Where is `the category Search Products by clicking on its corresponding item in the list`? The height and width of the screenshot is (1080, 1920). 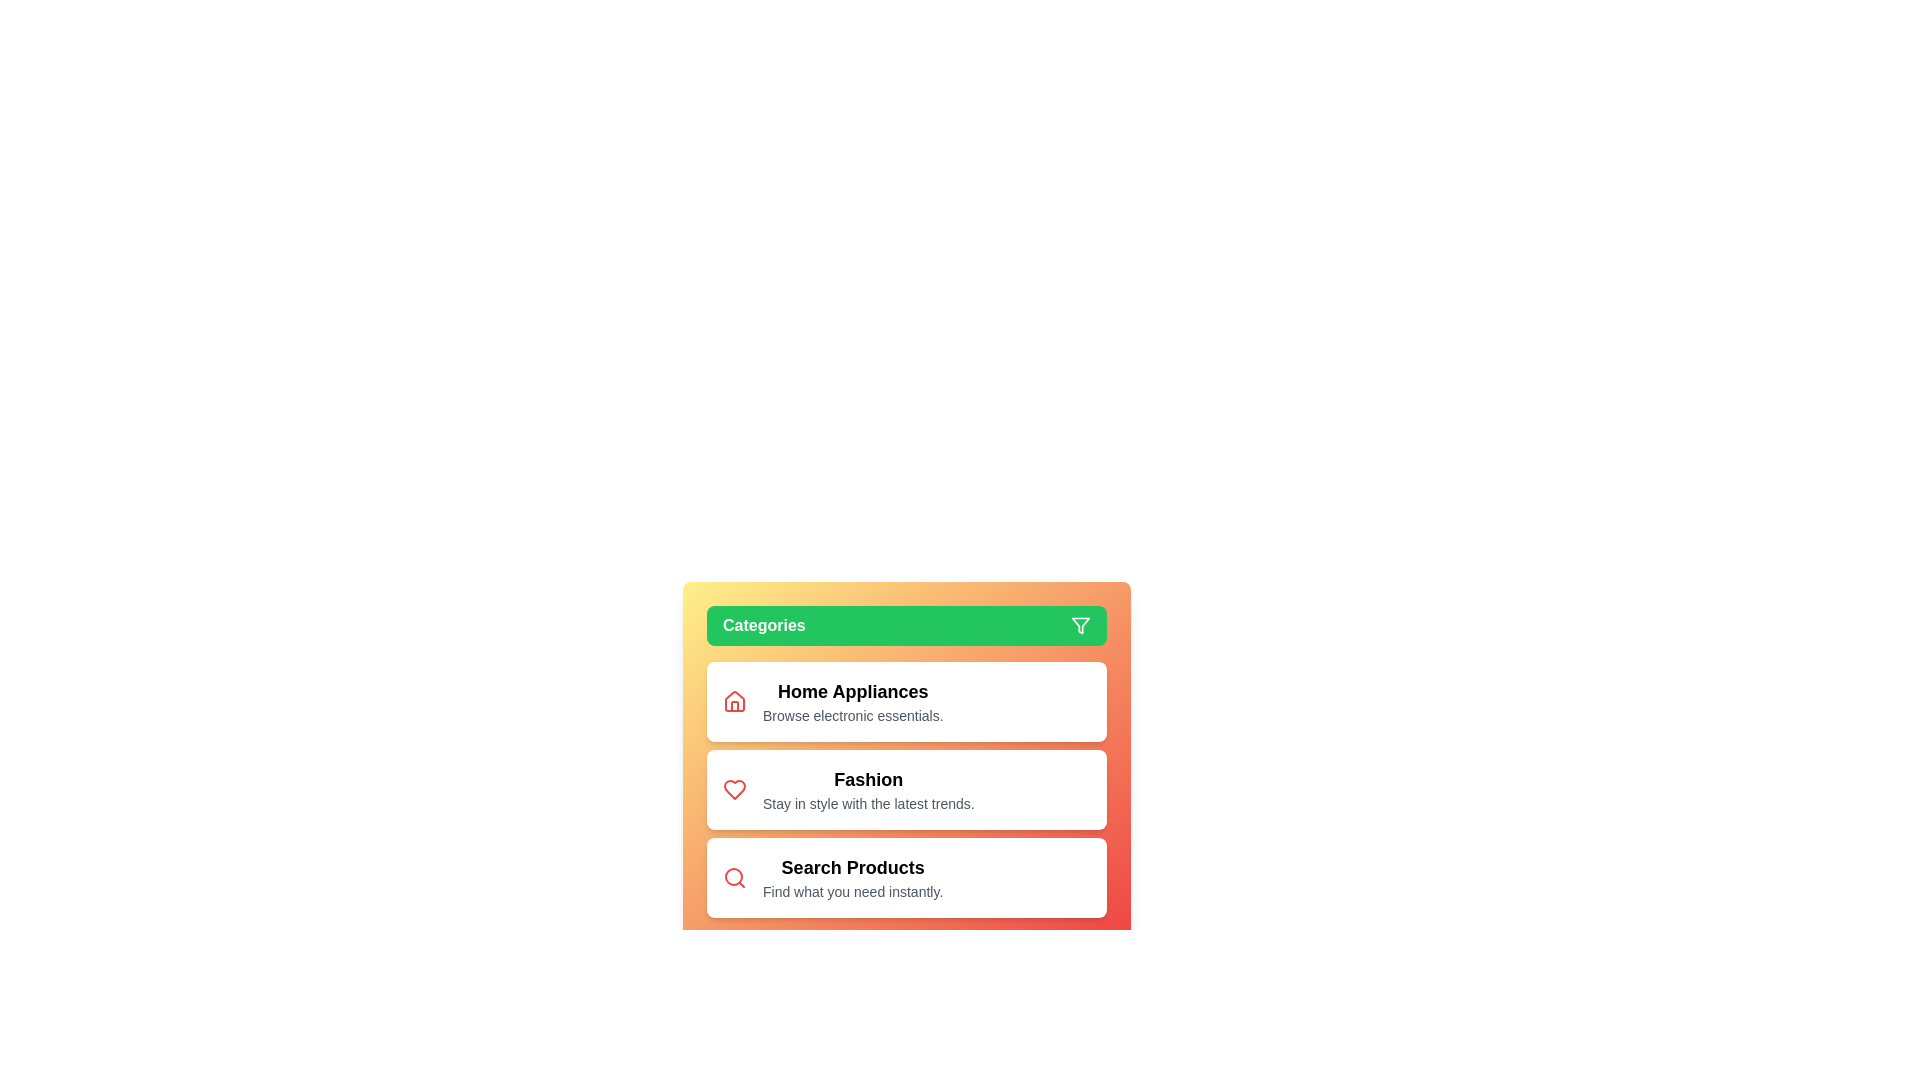
the category Search Products by clicking on its corresponding item in the list is located at coordinates (906, 877).